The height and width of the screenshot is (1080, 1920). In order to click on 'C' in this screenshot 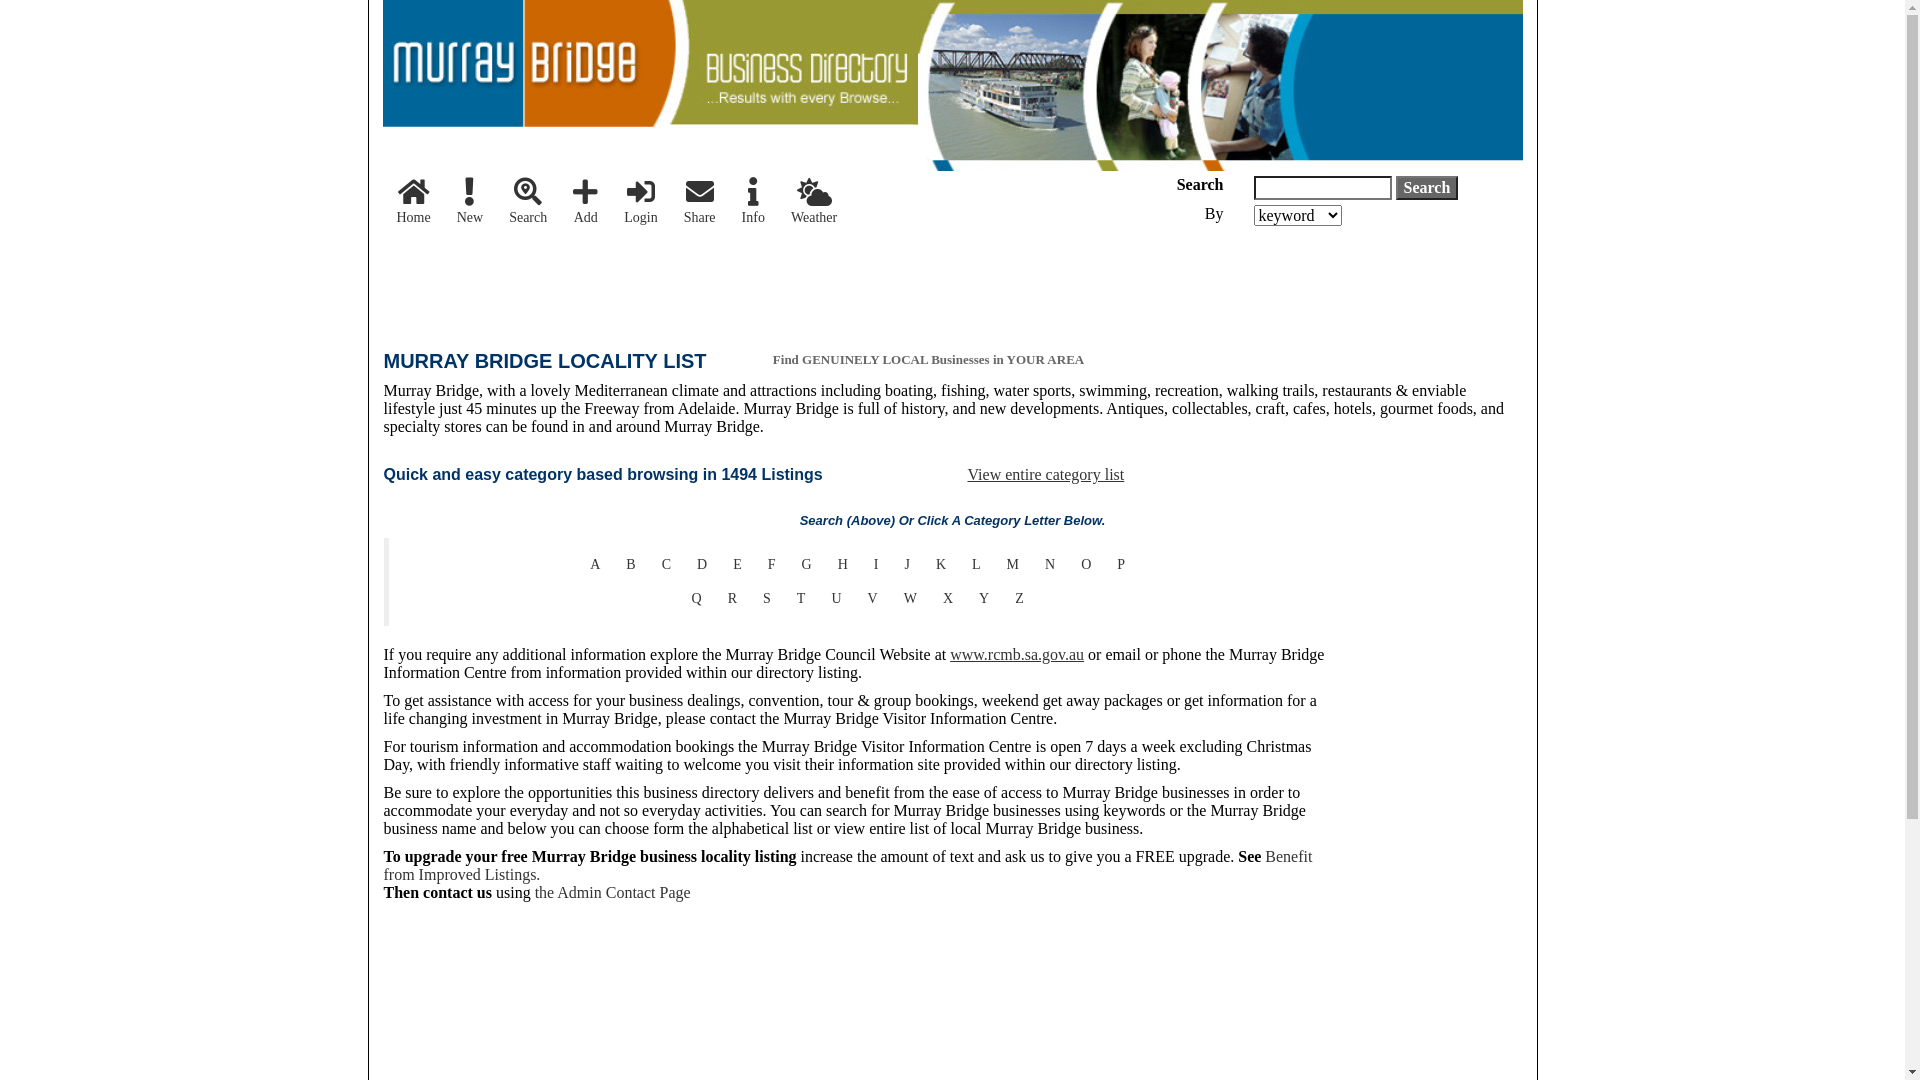, I will do `click(666, 564)`.